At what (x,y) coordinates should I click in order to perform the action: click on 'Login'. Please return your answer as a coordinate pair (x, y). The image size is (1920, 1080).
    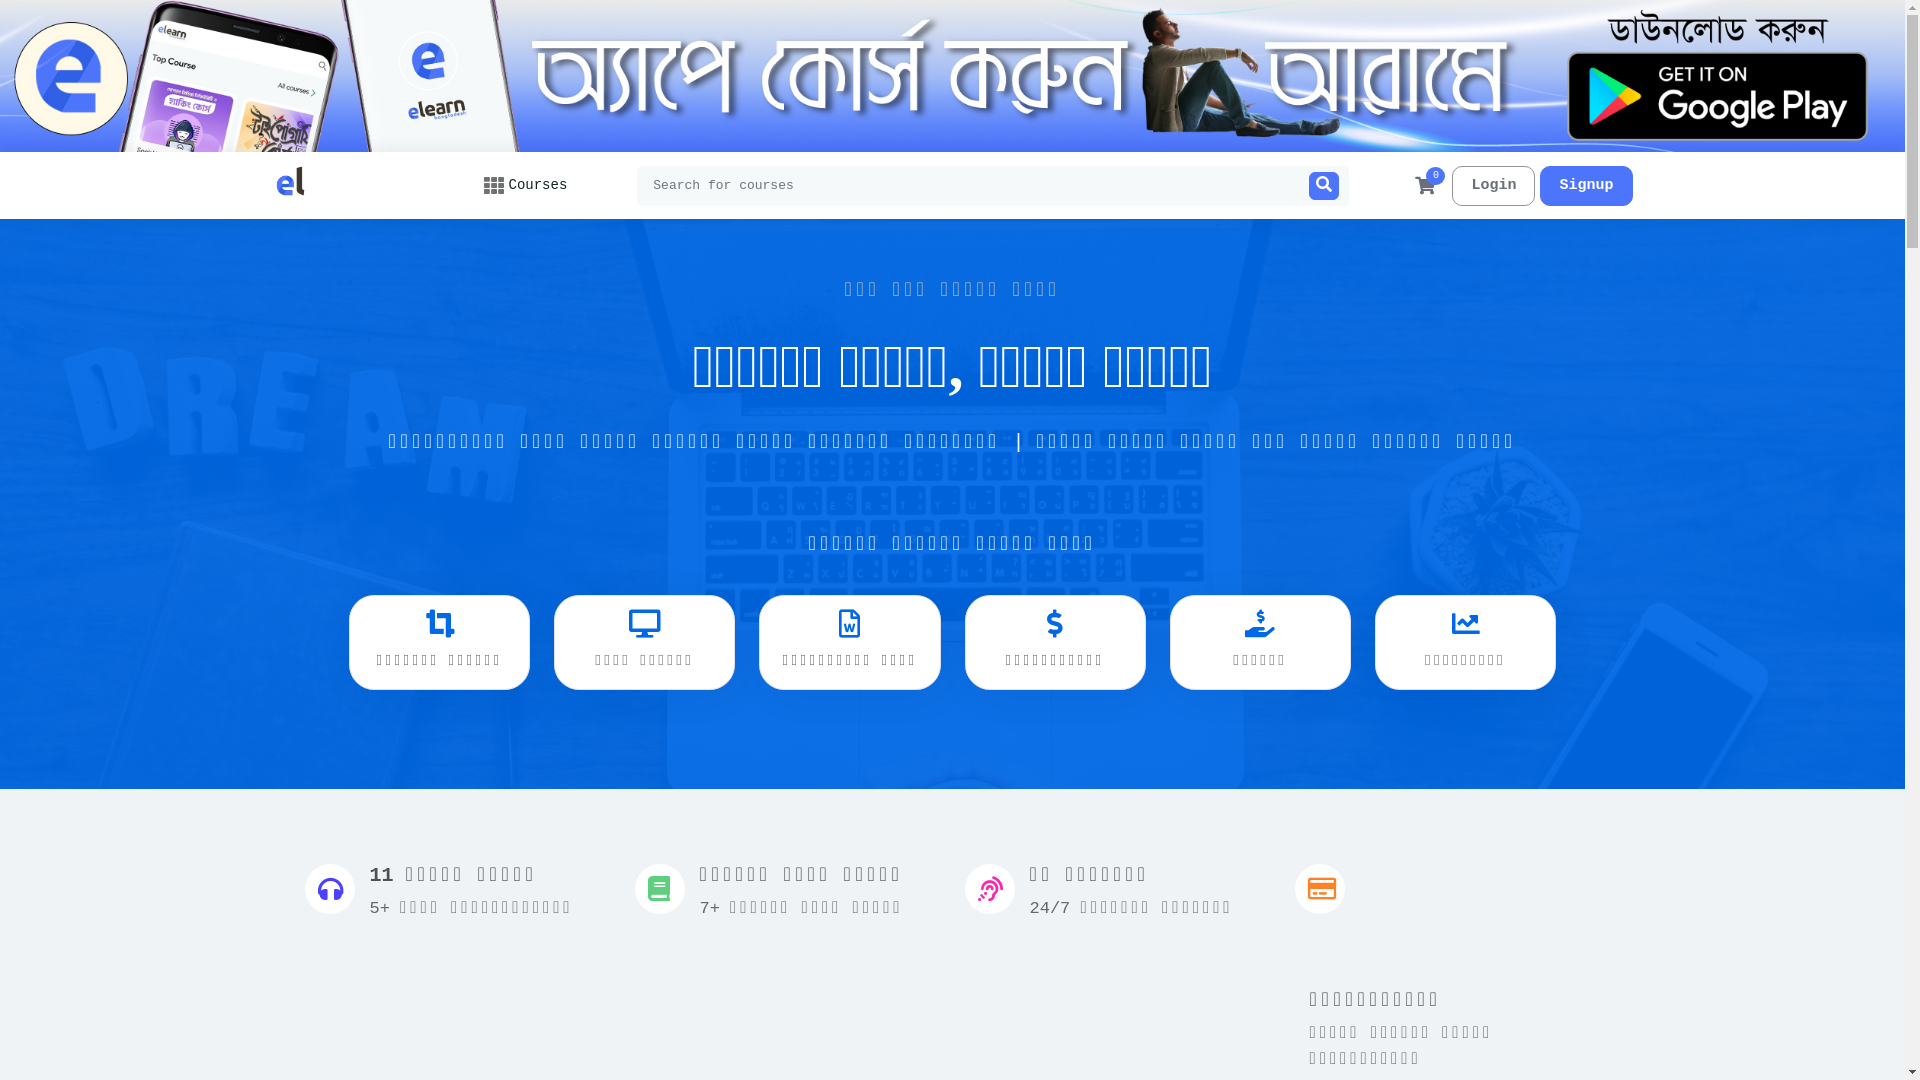
    Looking at the image, I should click on (1493, 185).